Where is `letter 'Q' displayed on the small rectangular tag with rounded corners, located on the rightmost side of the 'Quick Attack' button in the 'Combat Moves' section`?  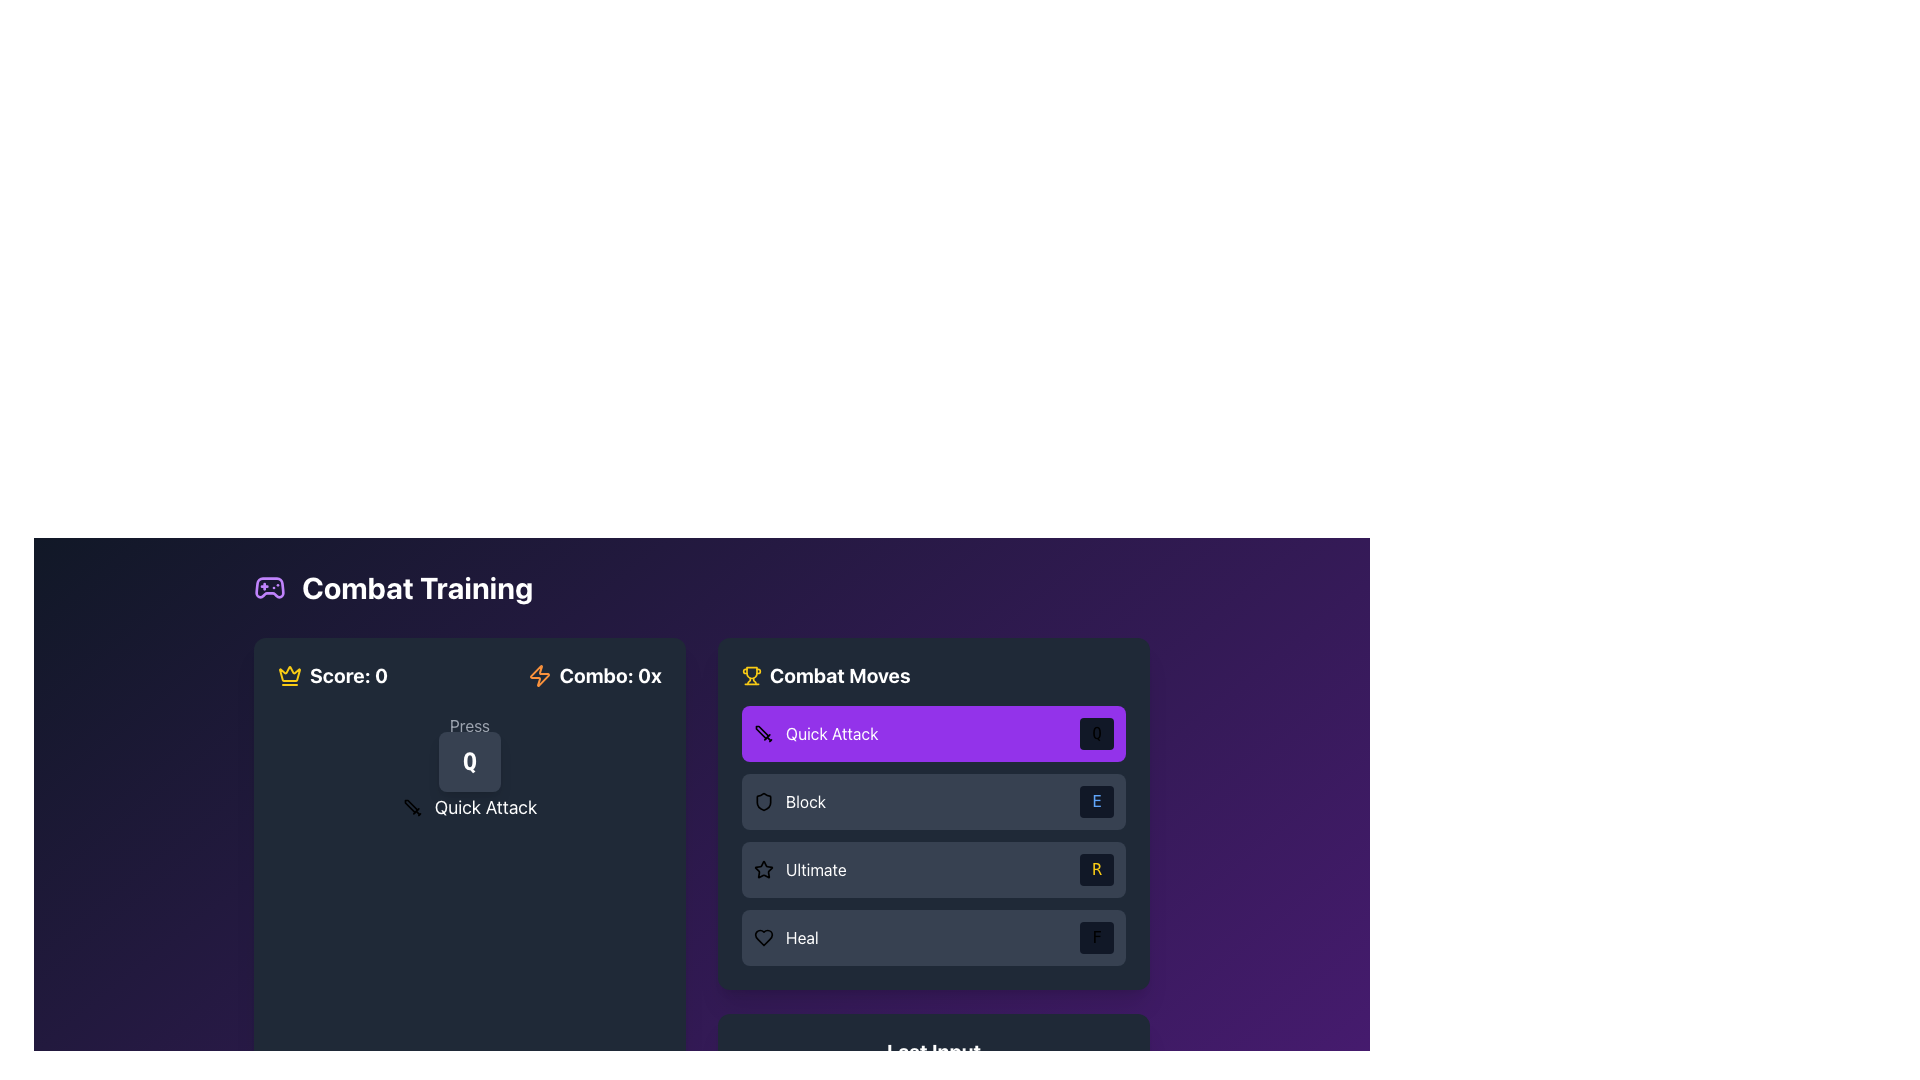
letter 'Q' displayed on the small rectangular tag with rounded corners, located on the rightmost side of the 'Quick Attack' button in the 'Combat Moves' section is located at coordinates (1096, 733).